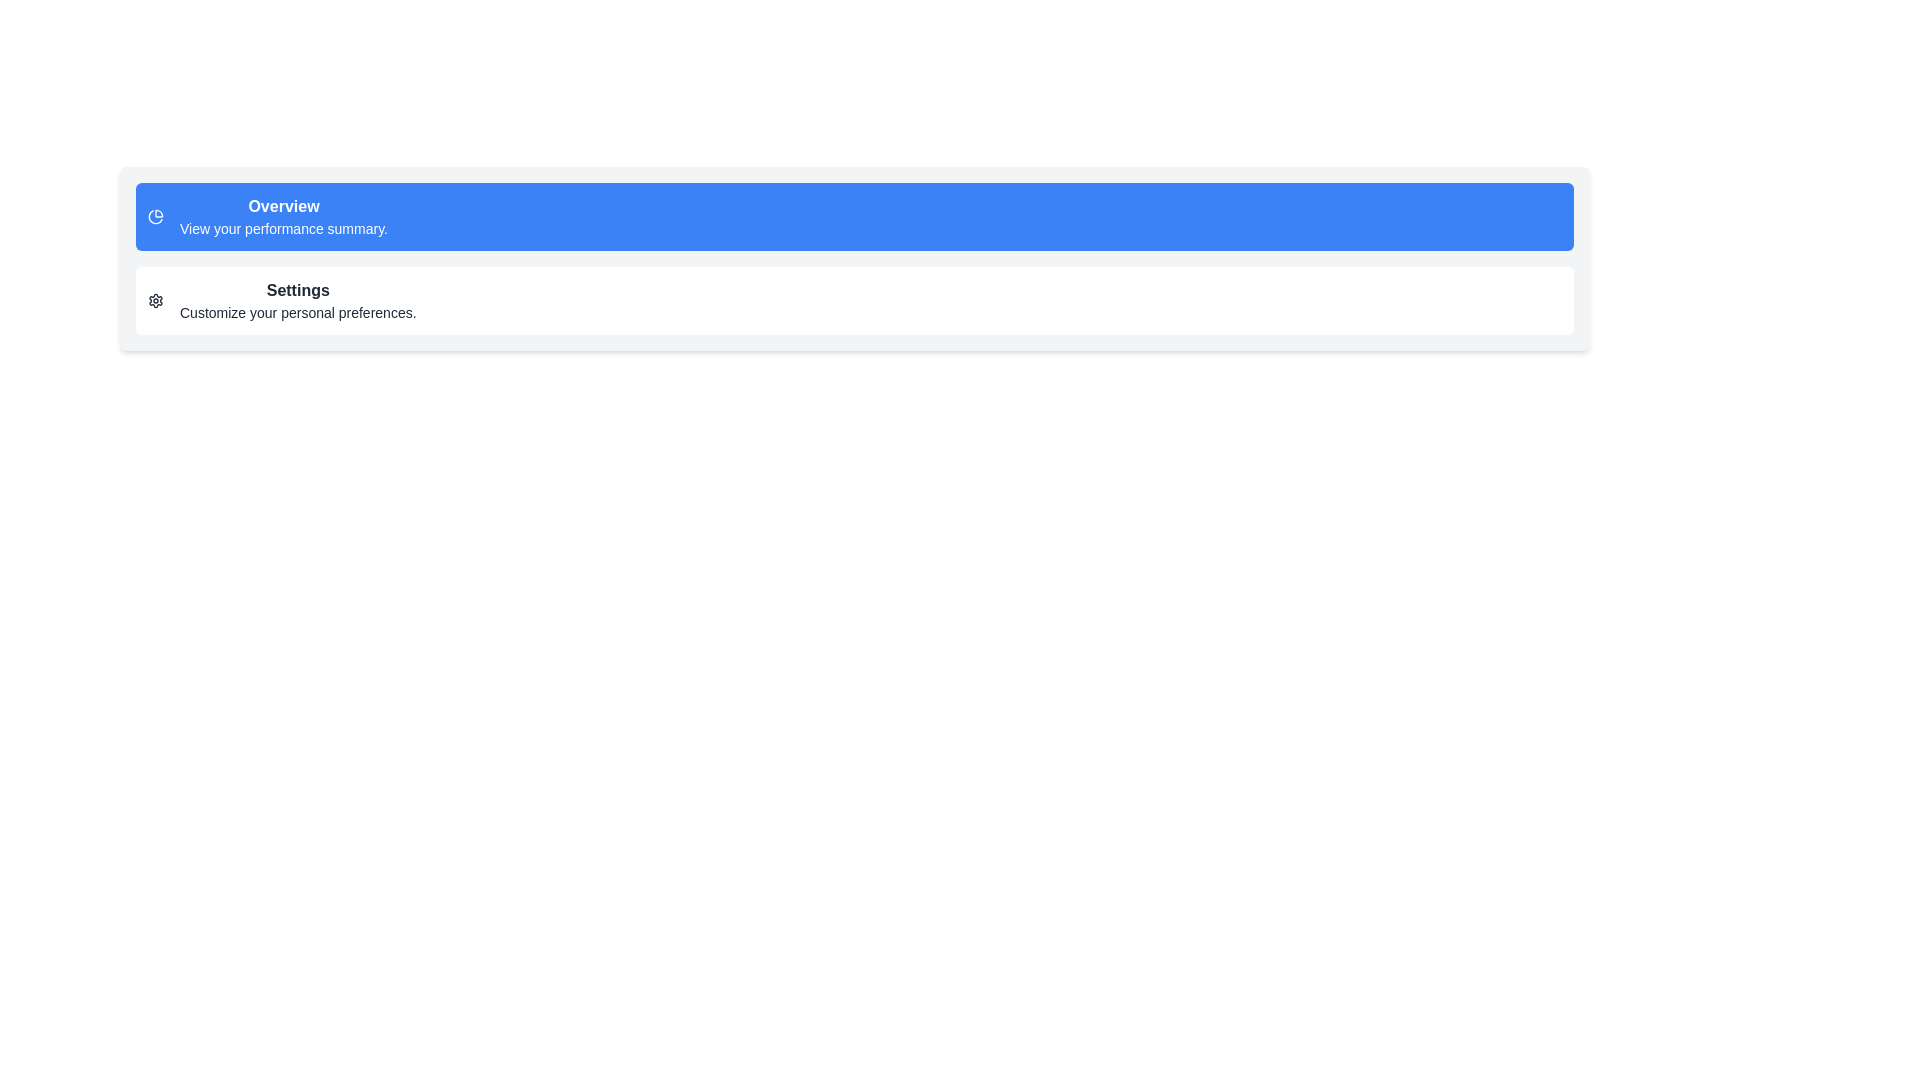 Image resolution: width=1920 pixels, height=1080 pixels. What do you see at coordinates (282, 207) in the screenshot?
I see `the 'Overview' text label, which is displayed in bold font and centrally aligned within a blue background section of the UI` at bounding box center [282, 207].